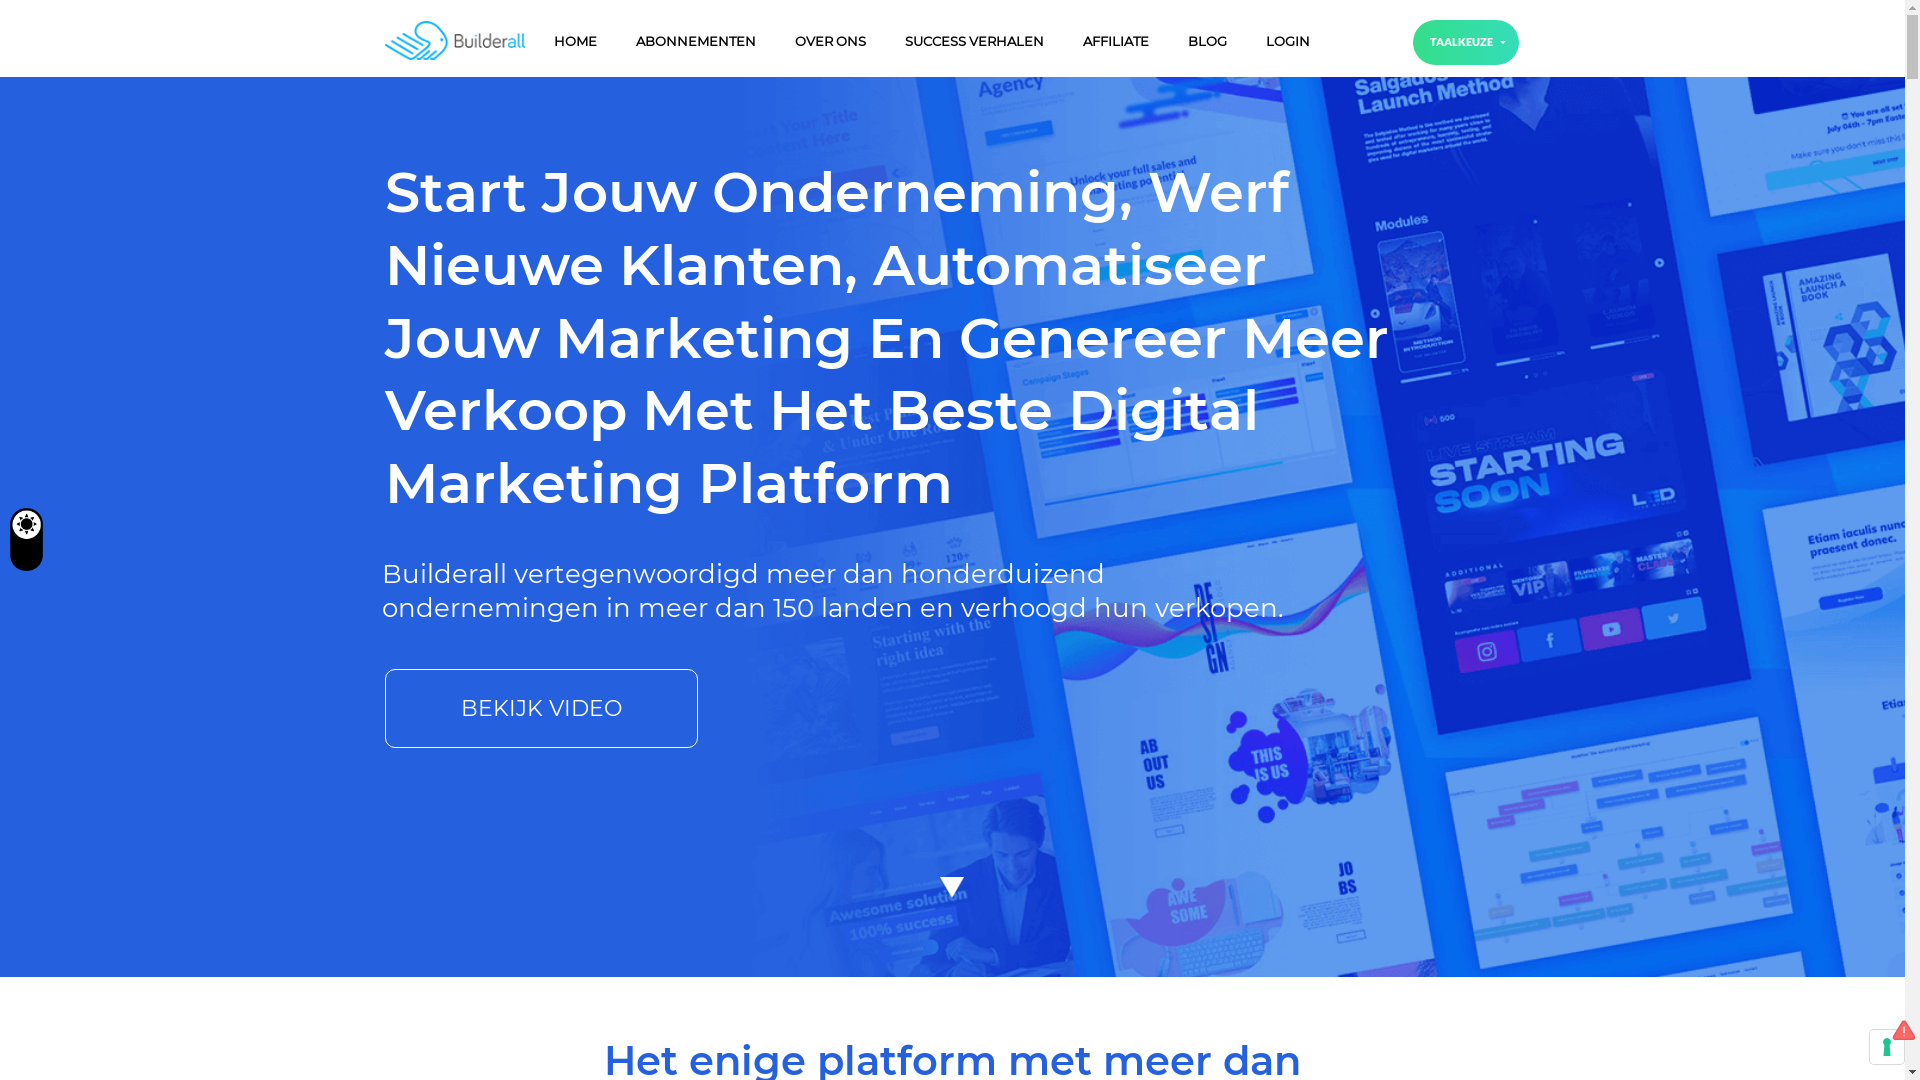 The height and width of the screenshot is (1080, 1920). Describe the element at coordinates (574, 41) in the screenshot. I see `'HOME'` at that location.